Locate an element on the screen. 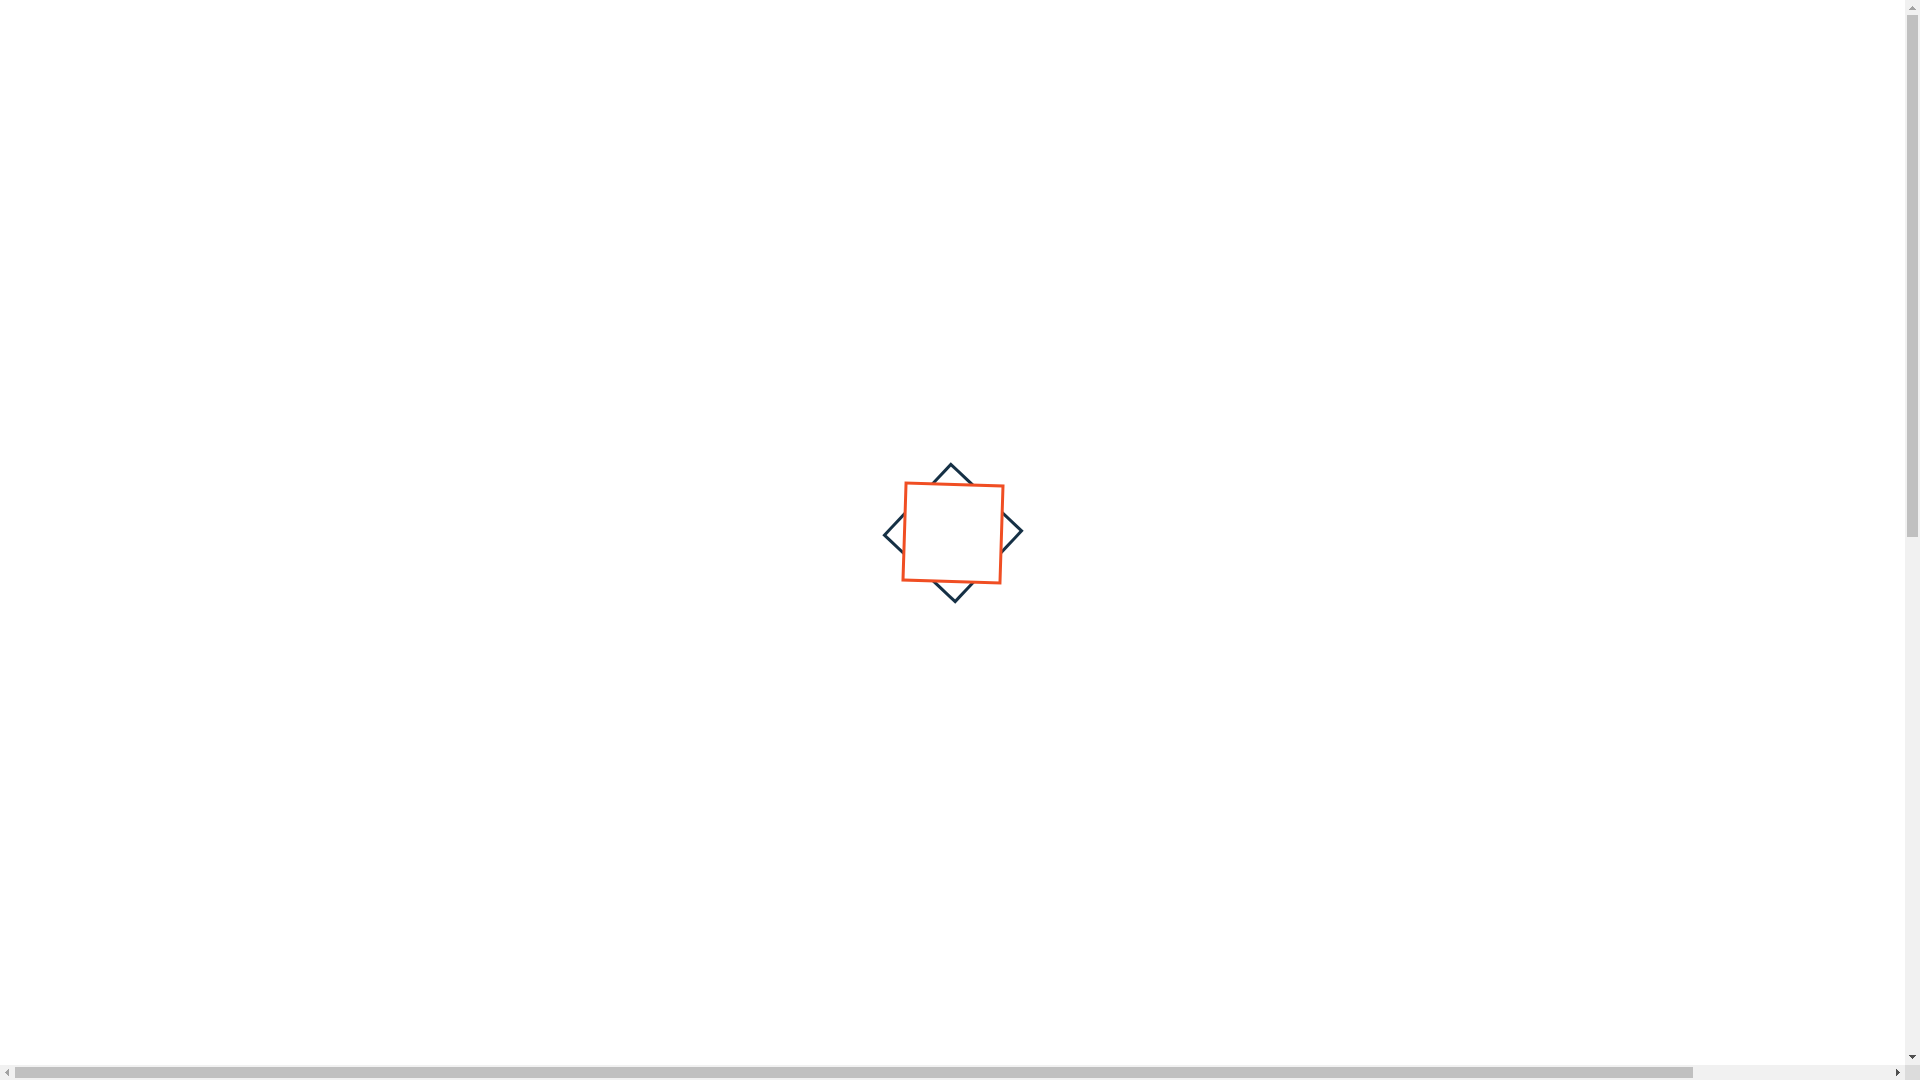 This screenshot has width=1920, height=1080. '+61 3 9326 7266' is located at coordinates (443, 17).